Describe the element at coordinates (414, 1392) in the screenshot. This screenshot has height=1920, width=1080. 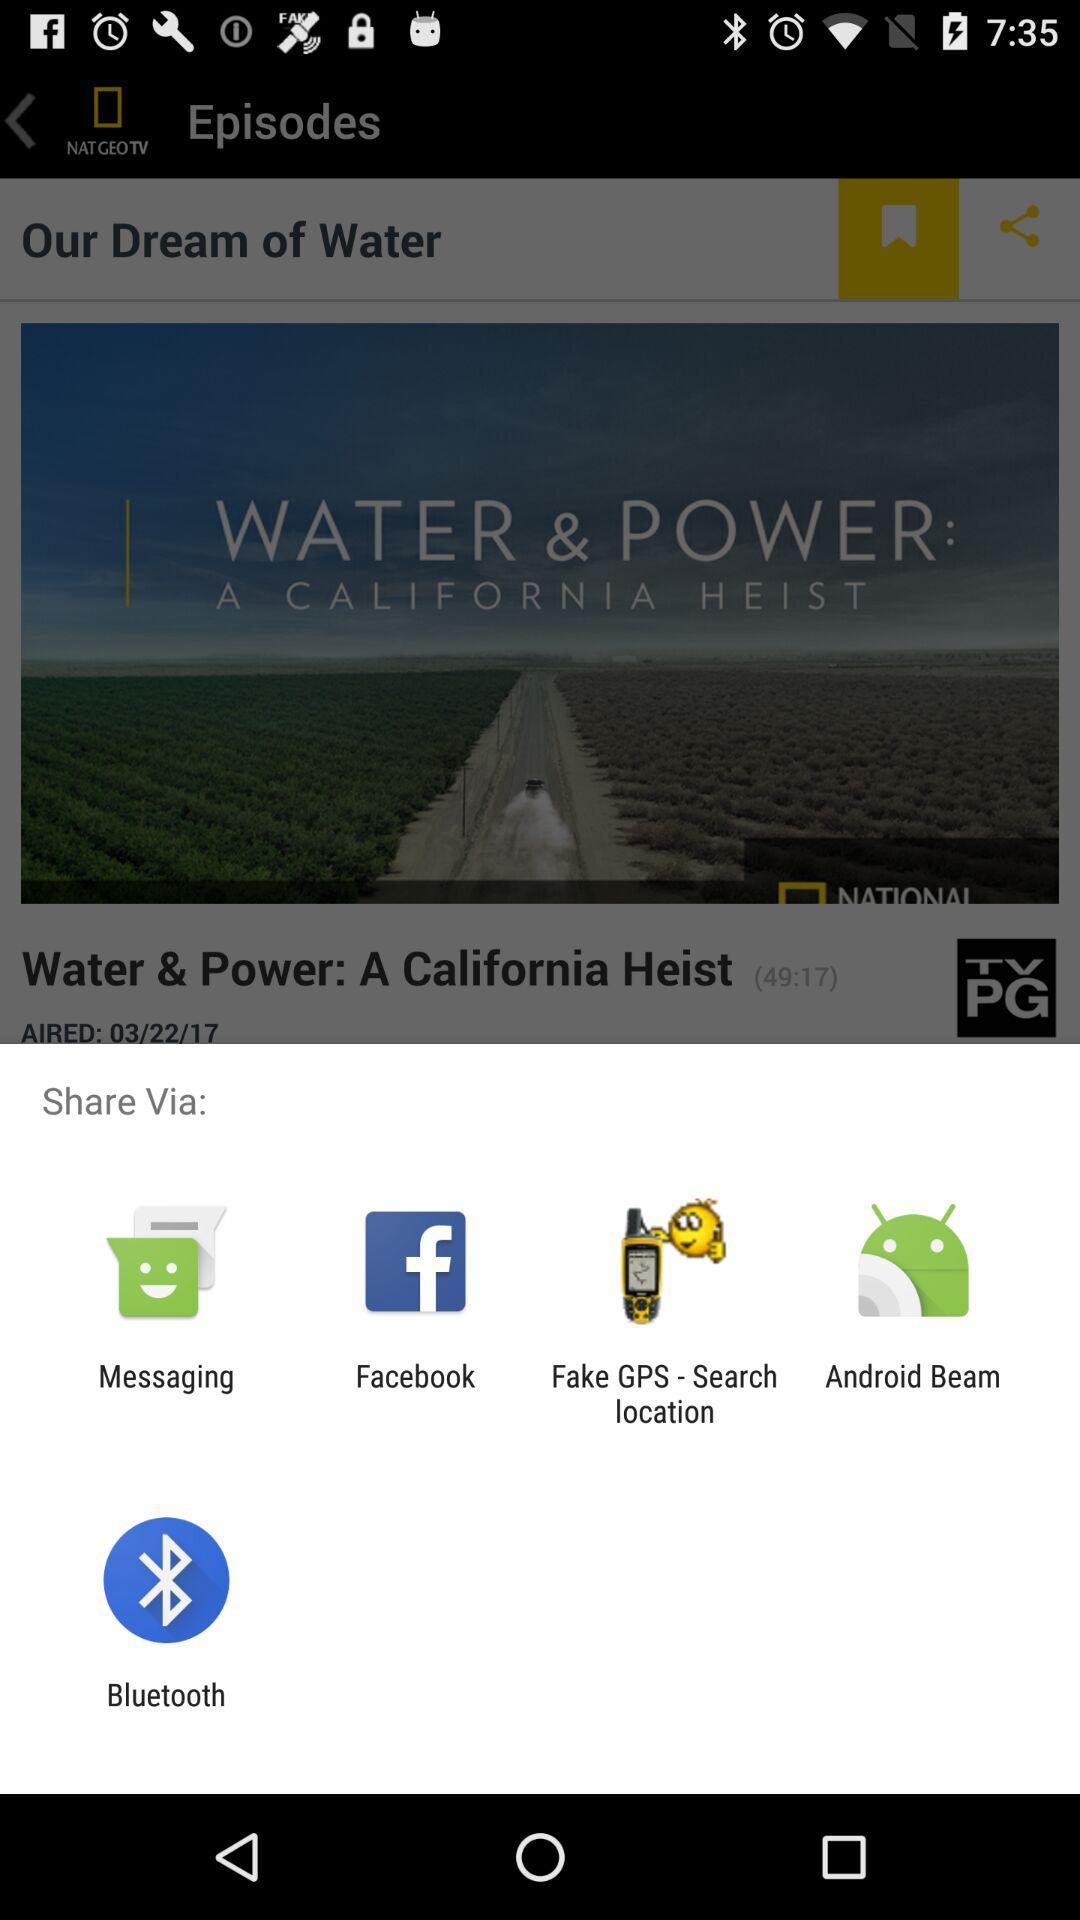
I see `the item to the right of the messaging item` at that location.